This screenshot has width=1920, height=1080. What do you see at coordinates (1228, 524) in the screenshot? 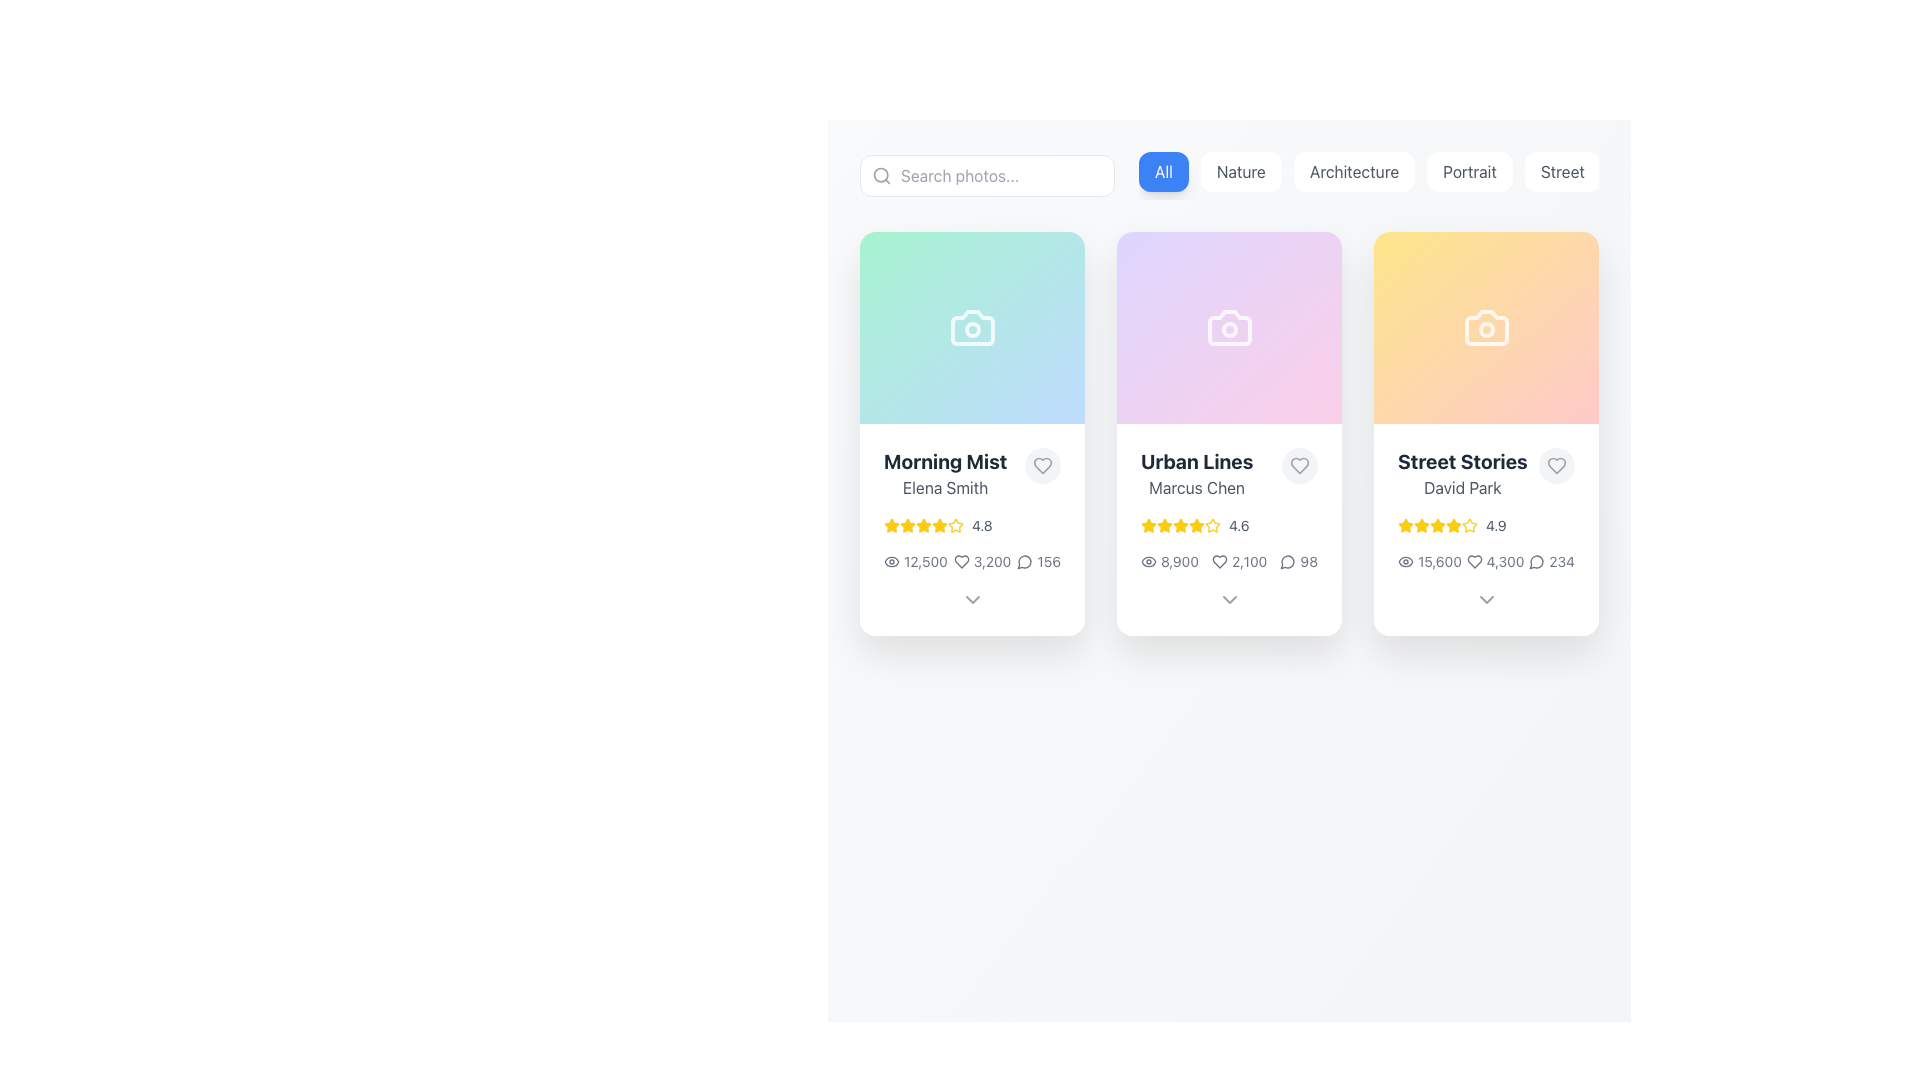
I see `the Rating Display Component showing 4.6 average rating with five yellow stars, located in the 'Urban Lines' card near the top center of the interface` at bounding box center [1228, 524].